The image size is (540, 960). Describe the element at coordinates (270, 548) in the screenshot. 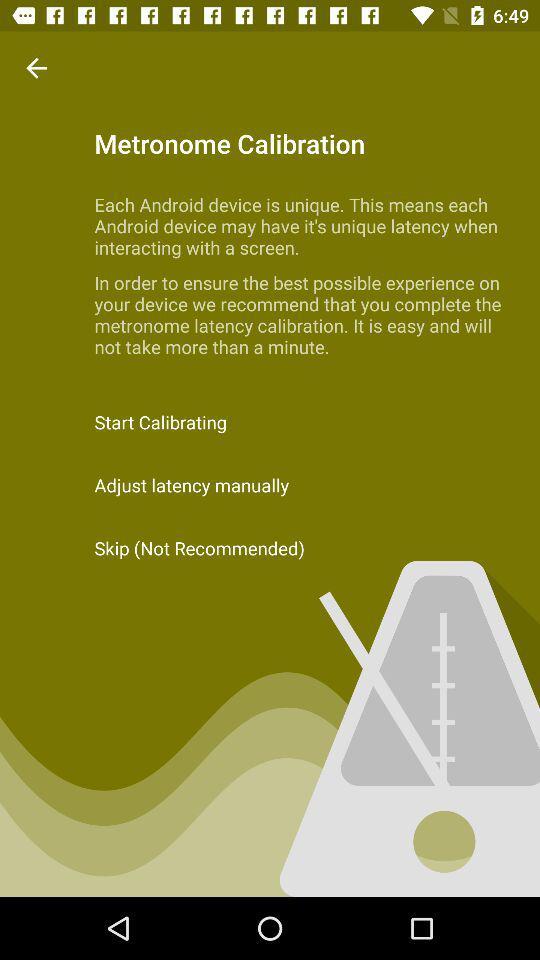

I see `skip (not recommended)` at that location.